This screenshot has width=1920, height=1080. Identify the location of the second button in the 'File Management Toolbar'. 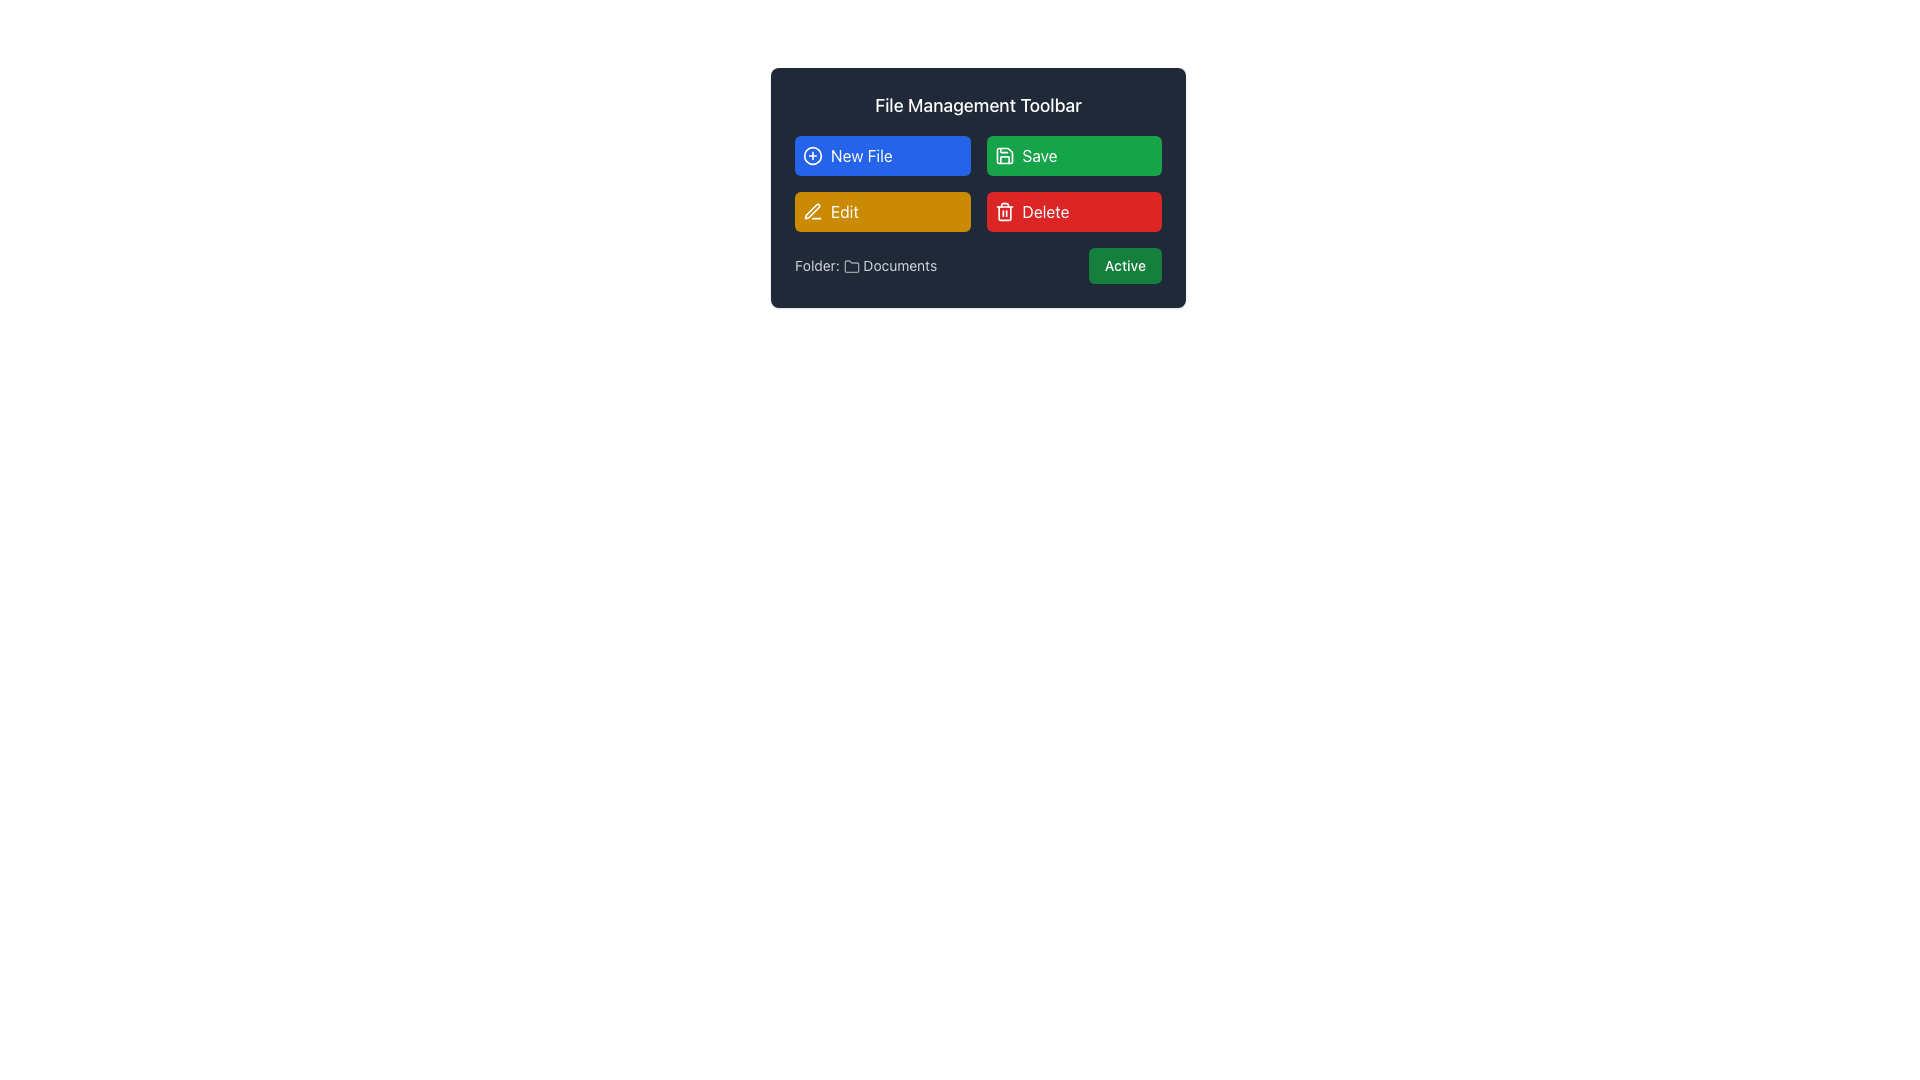
(1073, 154).